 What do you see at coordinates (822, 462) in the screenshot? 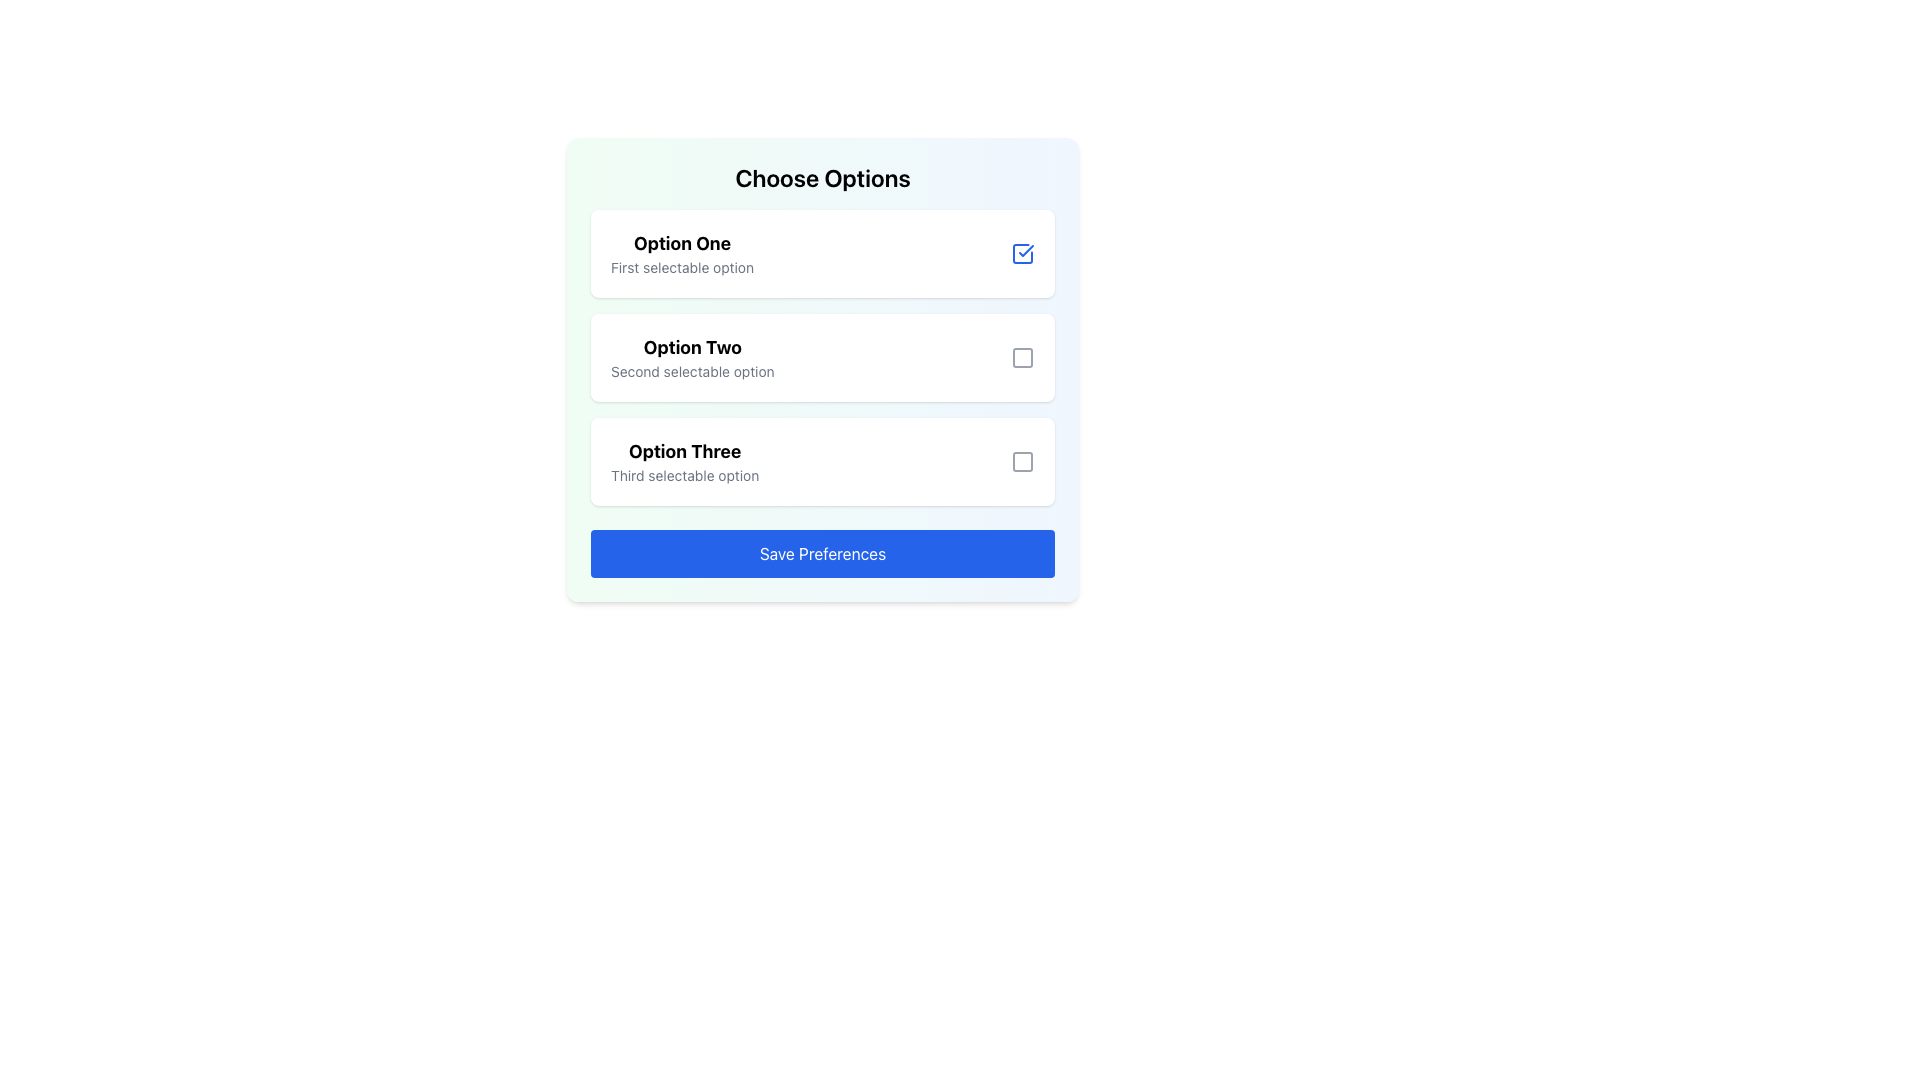
I see `the 'Option Three' List Option Item, which is the third item in the list titled 'Choose Options'` at bounding box center [822, 462].